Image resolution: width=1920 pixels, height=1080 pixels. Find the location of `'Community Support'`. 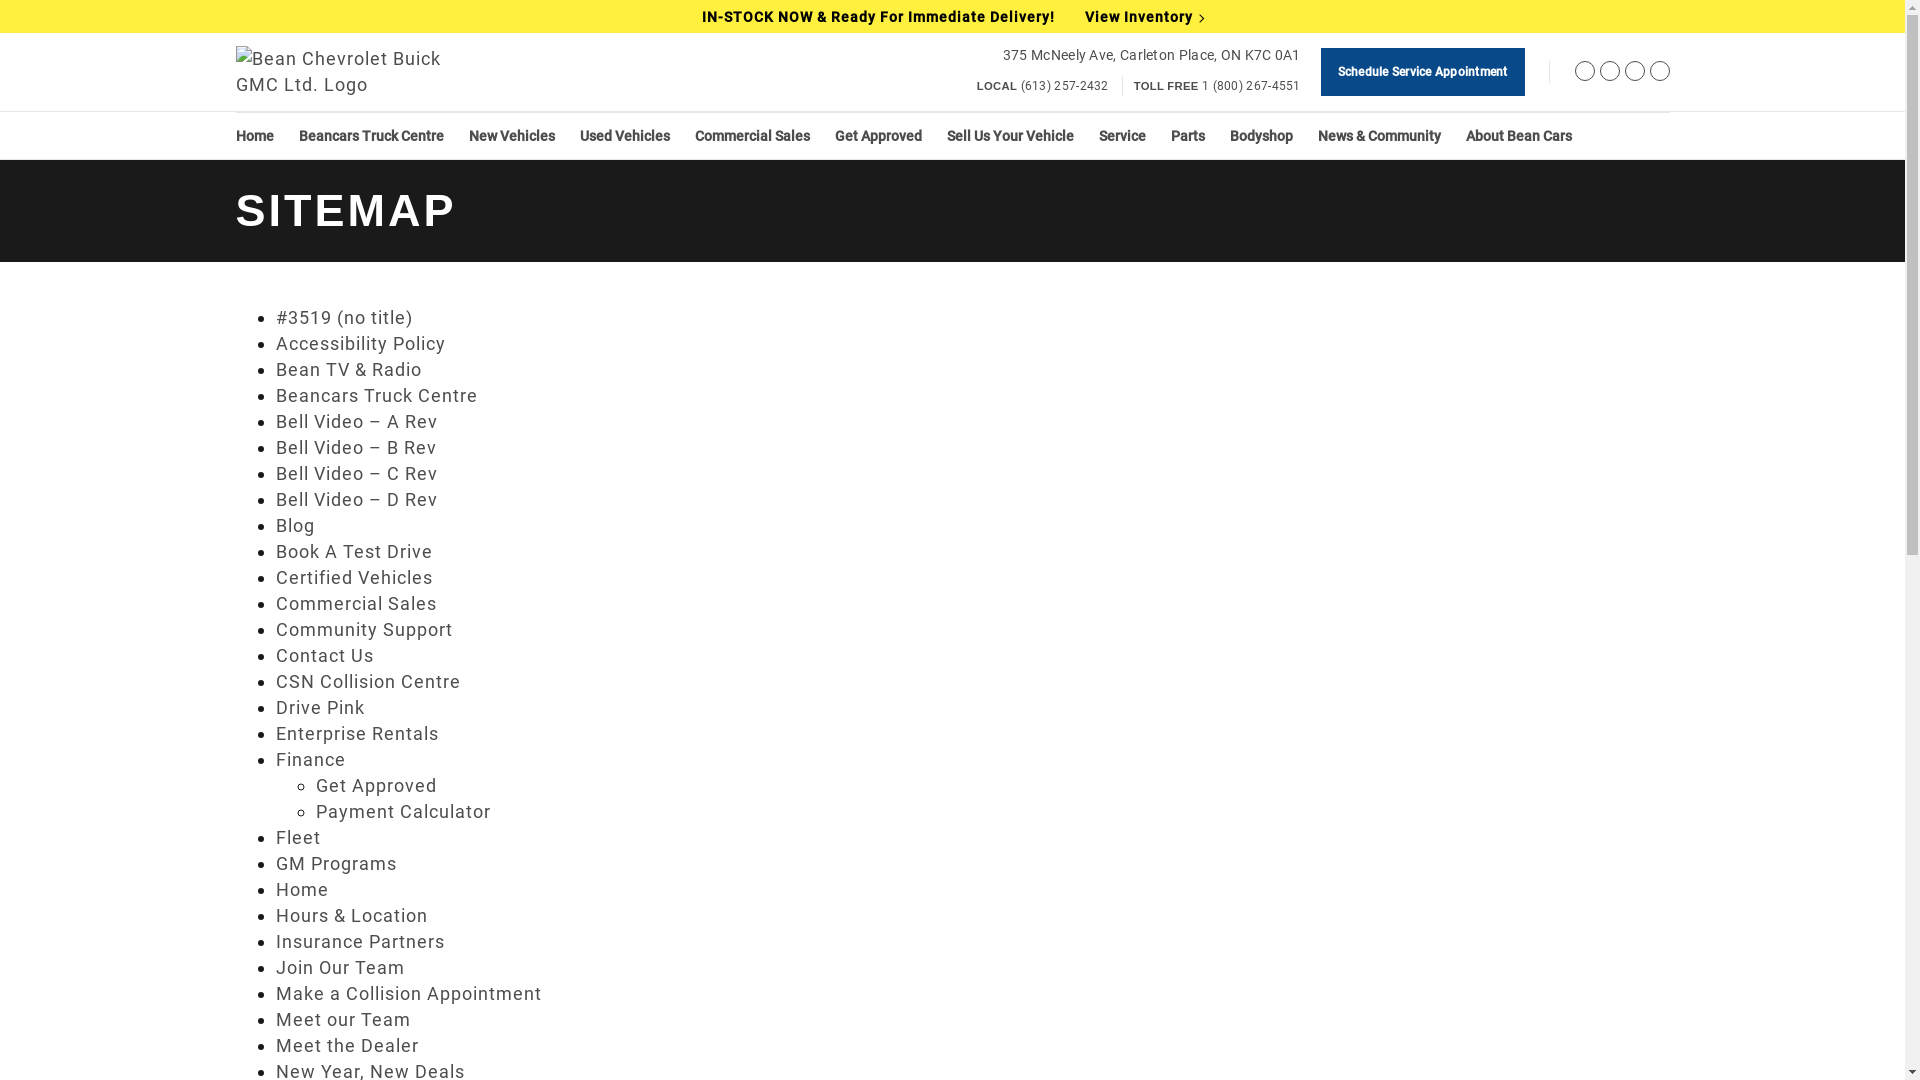

'Community Support' is located at coordinates (364, 628).